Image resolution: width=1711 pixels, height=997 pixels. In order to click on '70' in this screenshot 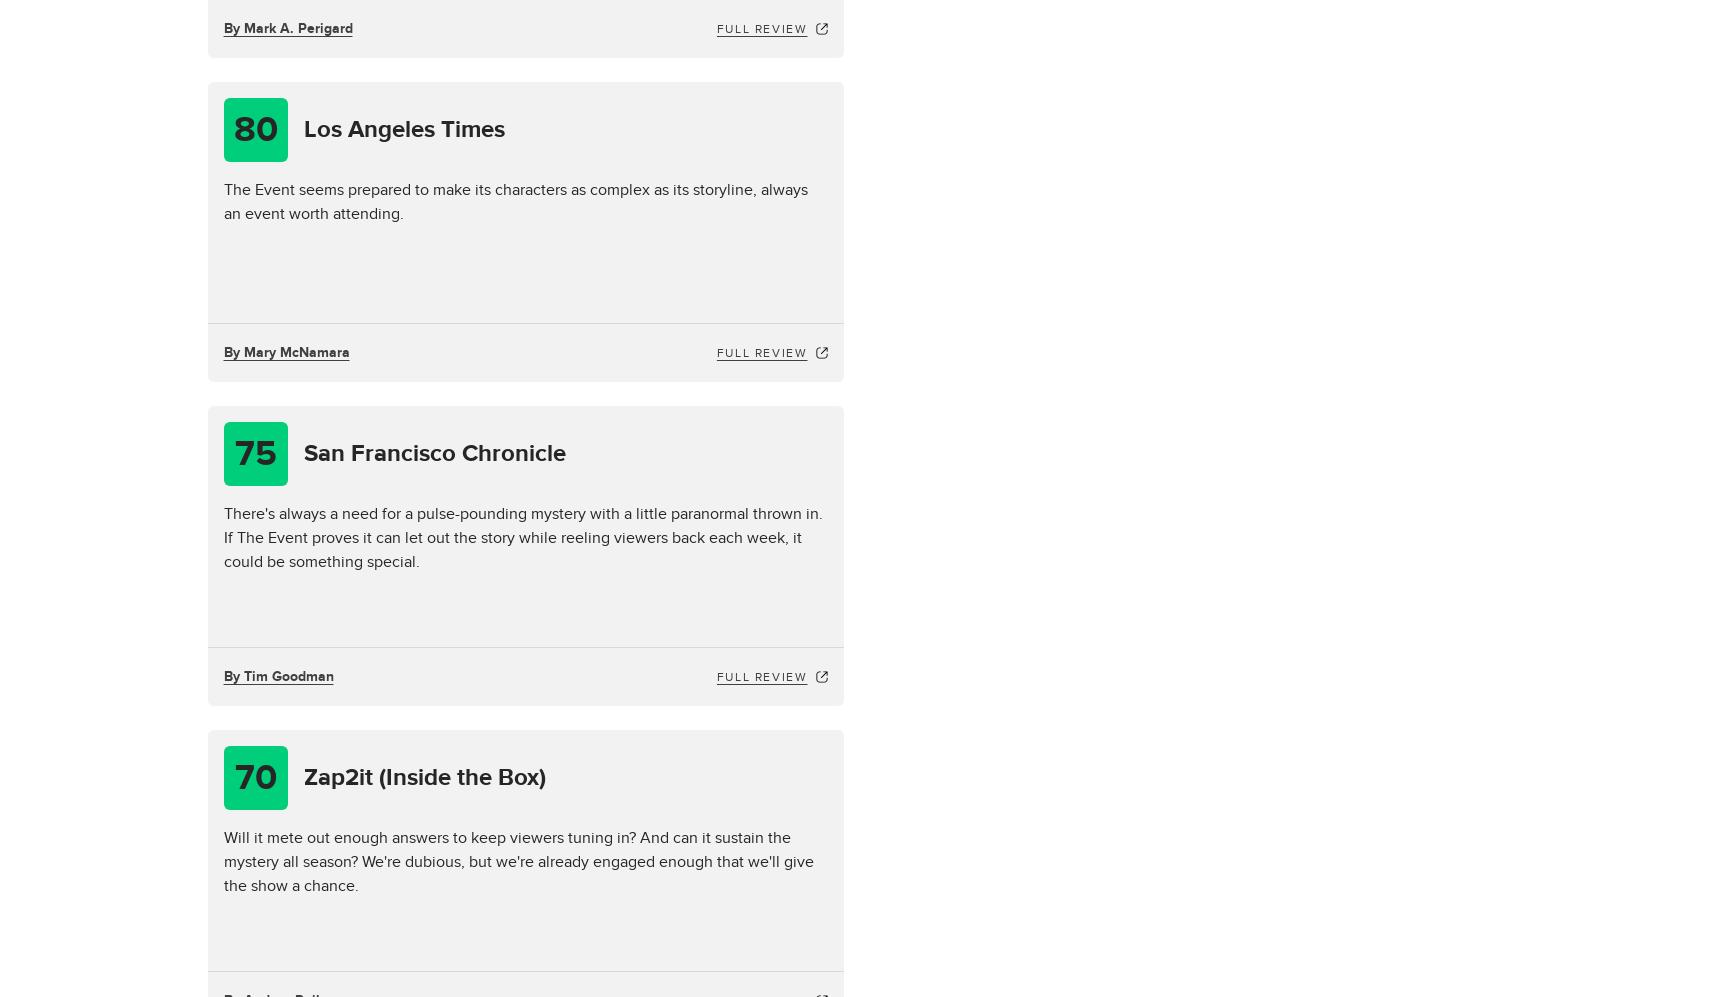, I will do `click(253, 776)`.